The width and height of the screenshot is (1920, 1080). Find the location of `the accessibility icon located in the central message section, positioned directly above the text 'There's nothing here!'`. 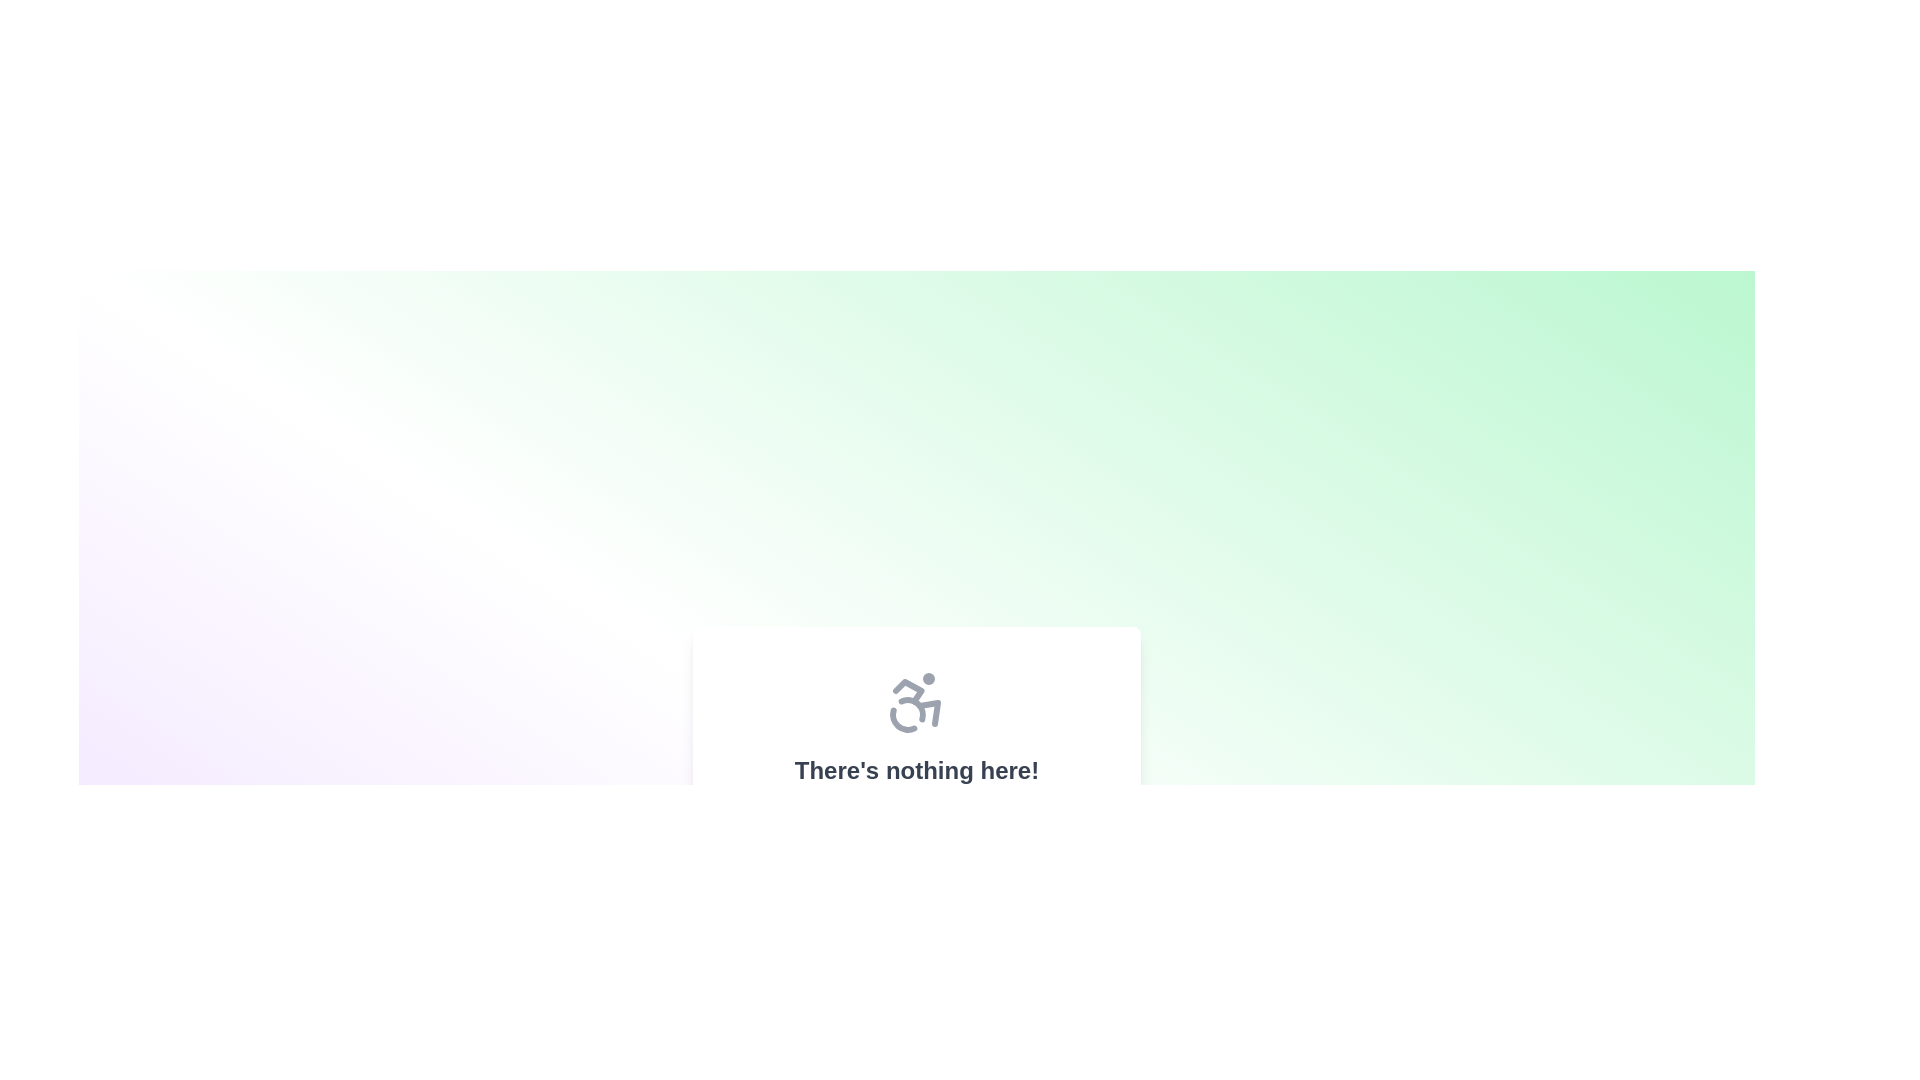

the accessibility icon located in the central message section, positioned directly above the text 'There's nothing here!' is located at coordinates (915, 701).